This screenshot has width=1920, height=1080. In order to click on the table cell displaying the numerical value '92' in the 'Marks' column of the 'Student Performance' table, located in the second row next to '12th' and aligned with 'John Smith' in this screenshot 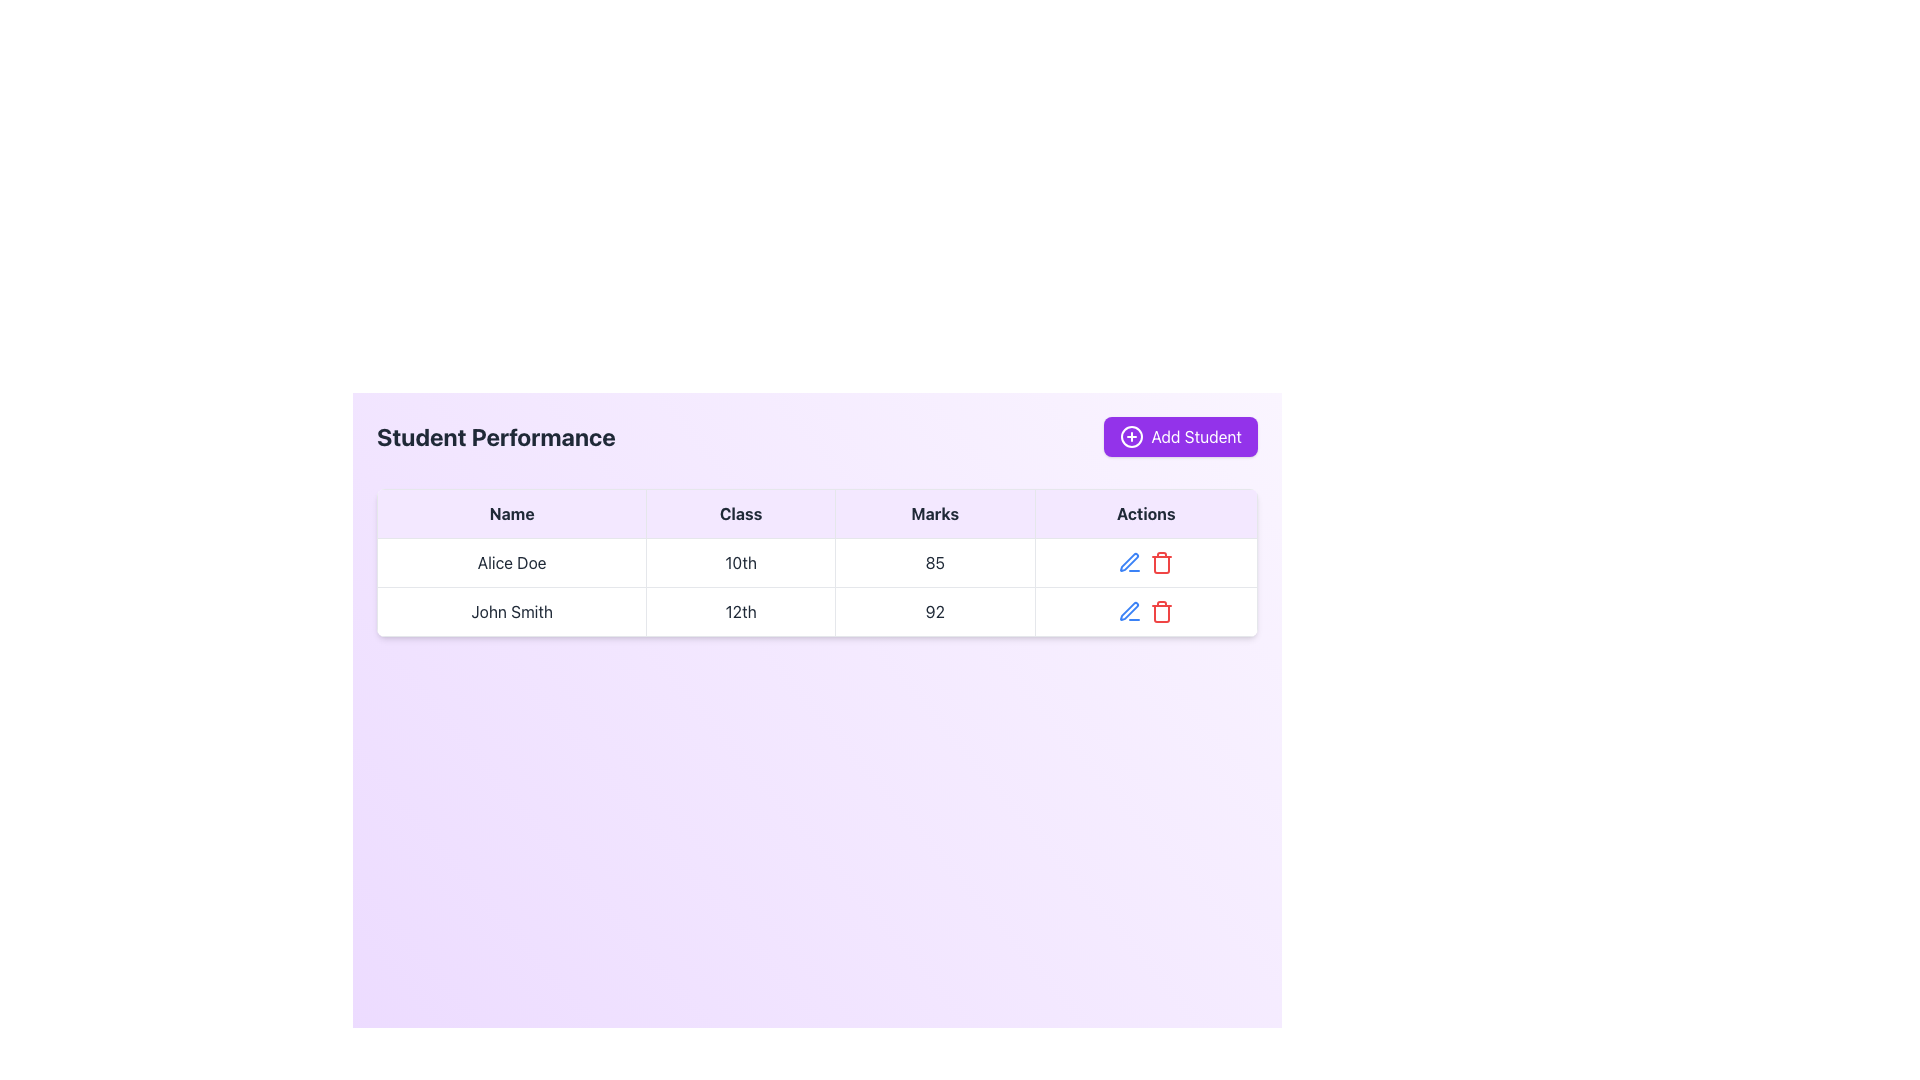, I will do `click(934, 611)`.